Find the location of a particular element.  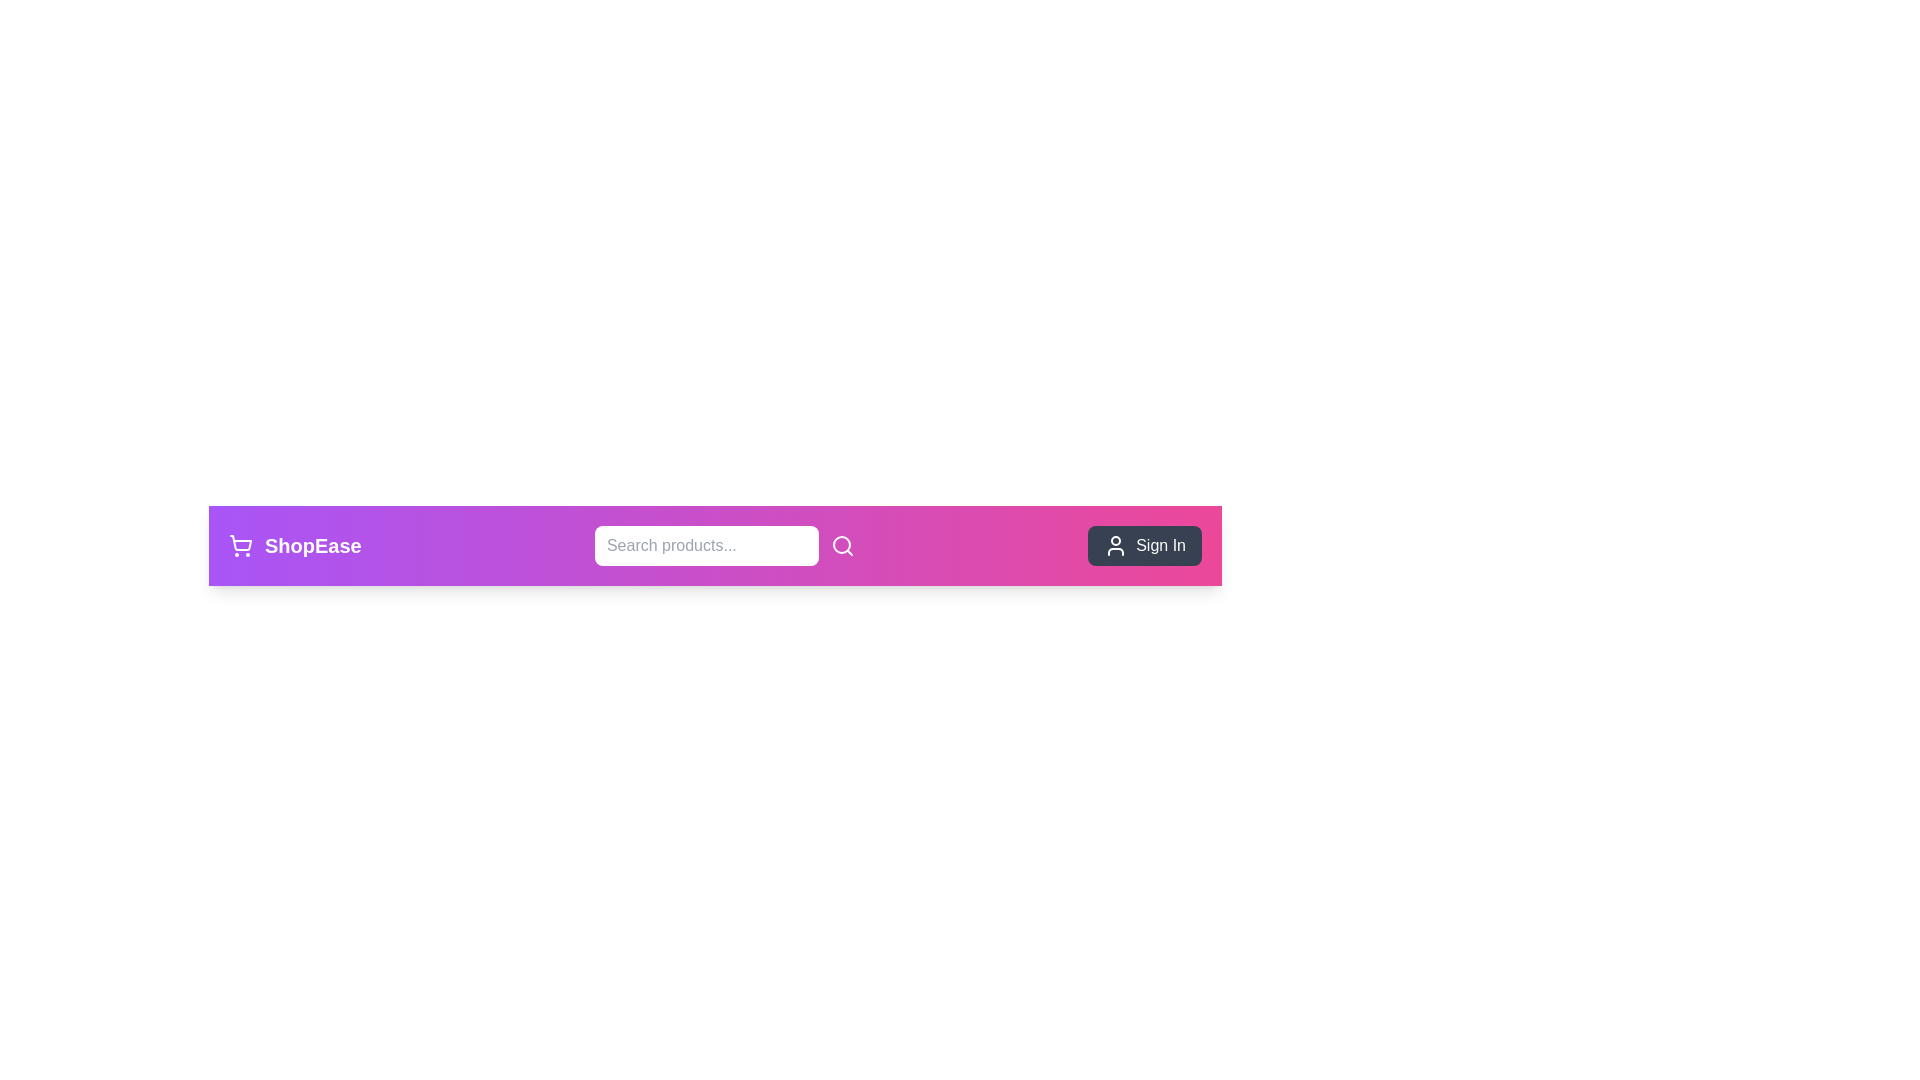

the search icon in the app bar is located at coordinates (842, 546).